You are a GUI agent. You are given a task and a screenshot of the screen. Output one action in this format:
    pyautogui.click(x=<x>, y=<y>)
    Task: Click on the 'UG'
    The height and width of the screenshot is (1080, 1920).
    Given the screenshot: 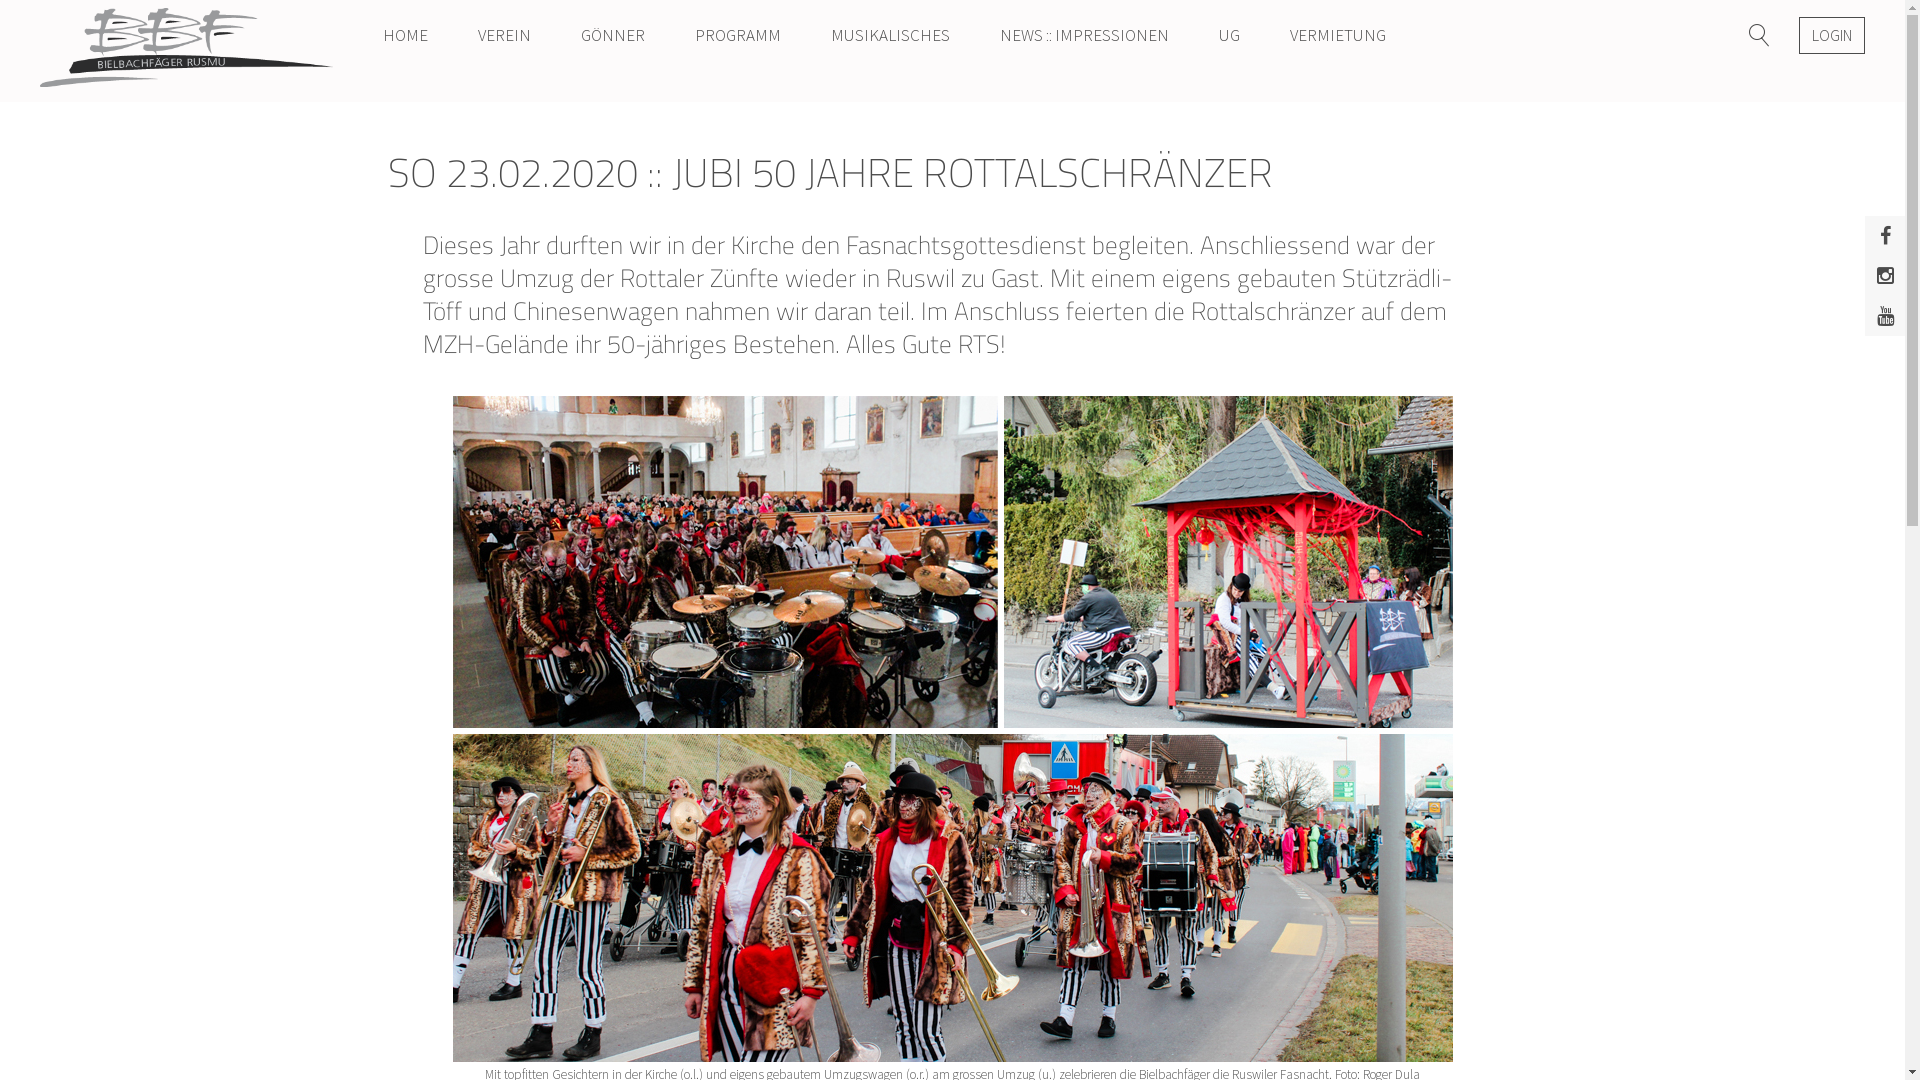 What is the action you would take?
    pyautogui.click(x=1228, y=34)
    